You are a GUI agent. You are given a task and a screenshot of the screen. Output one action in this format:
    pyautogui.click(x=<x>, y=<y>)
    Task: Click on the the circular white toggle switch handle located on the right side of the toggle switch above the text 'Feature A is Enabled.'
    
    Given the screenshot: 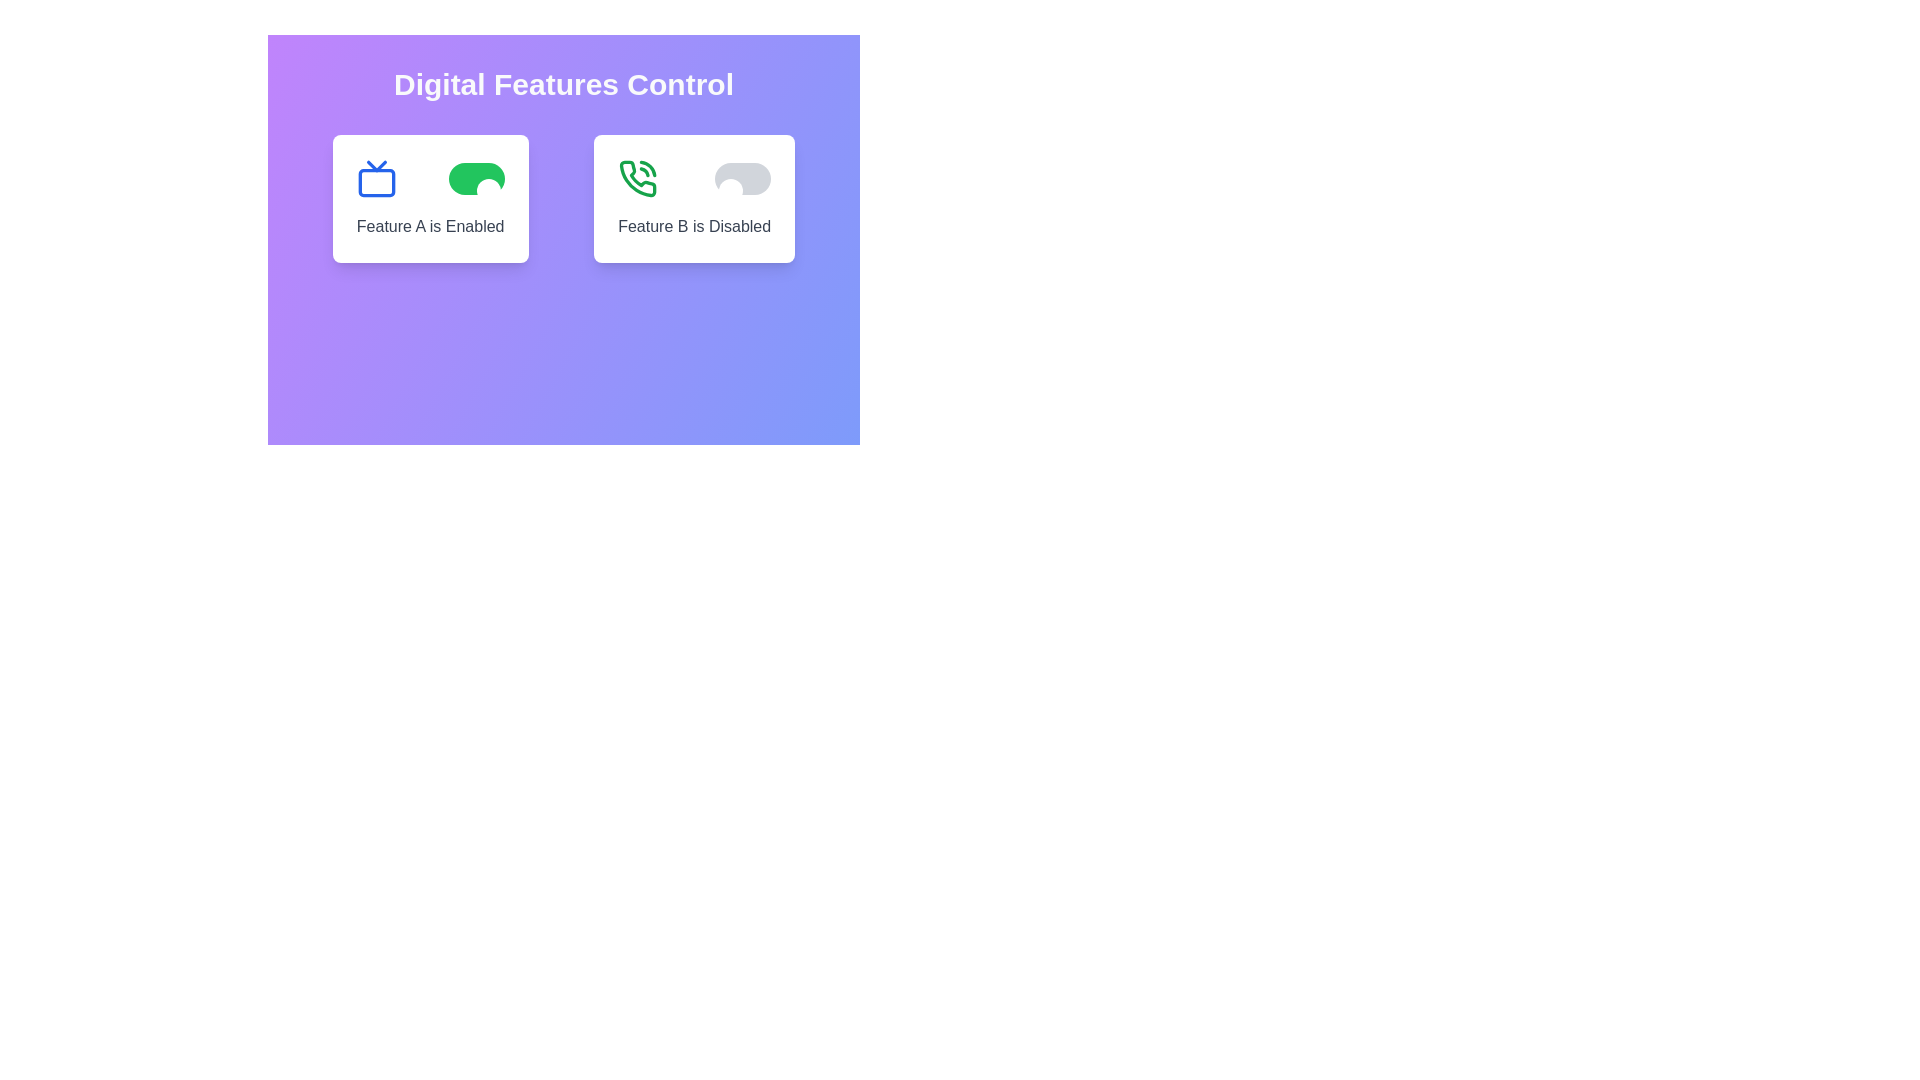 What is the action you would take?
    pyautogui.click(x=488, y=191)
    